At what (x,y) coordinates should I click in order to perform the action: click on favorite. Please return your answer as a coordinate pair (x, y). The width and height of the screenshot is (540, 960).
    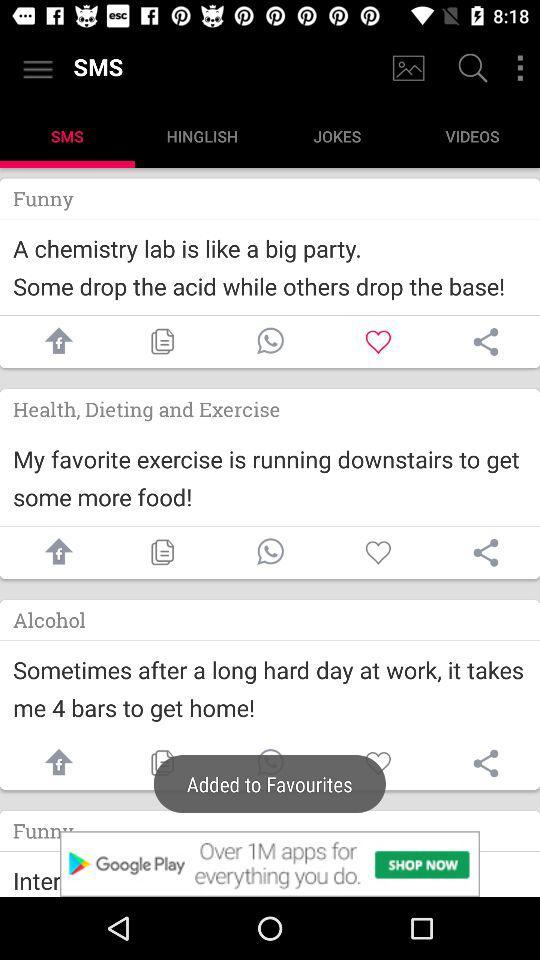
    Looking at the image, I should click on (378, 341).